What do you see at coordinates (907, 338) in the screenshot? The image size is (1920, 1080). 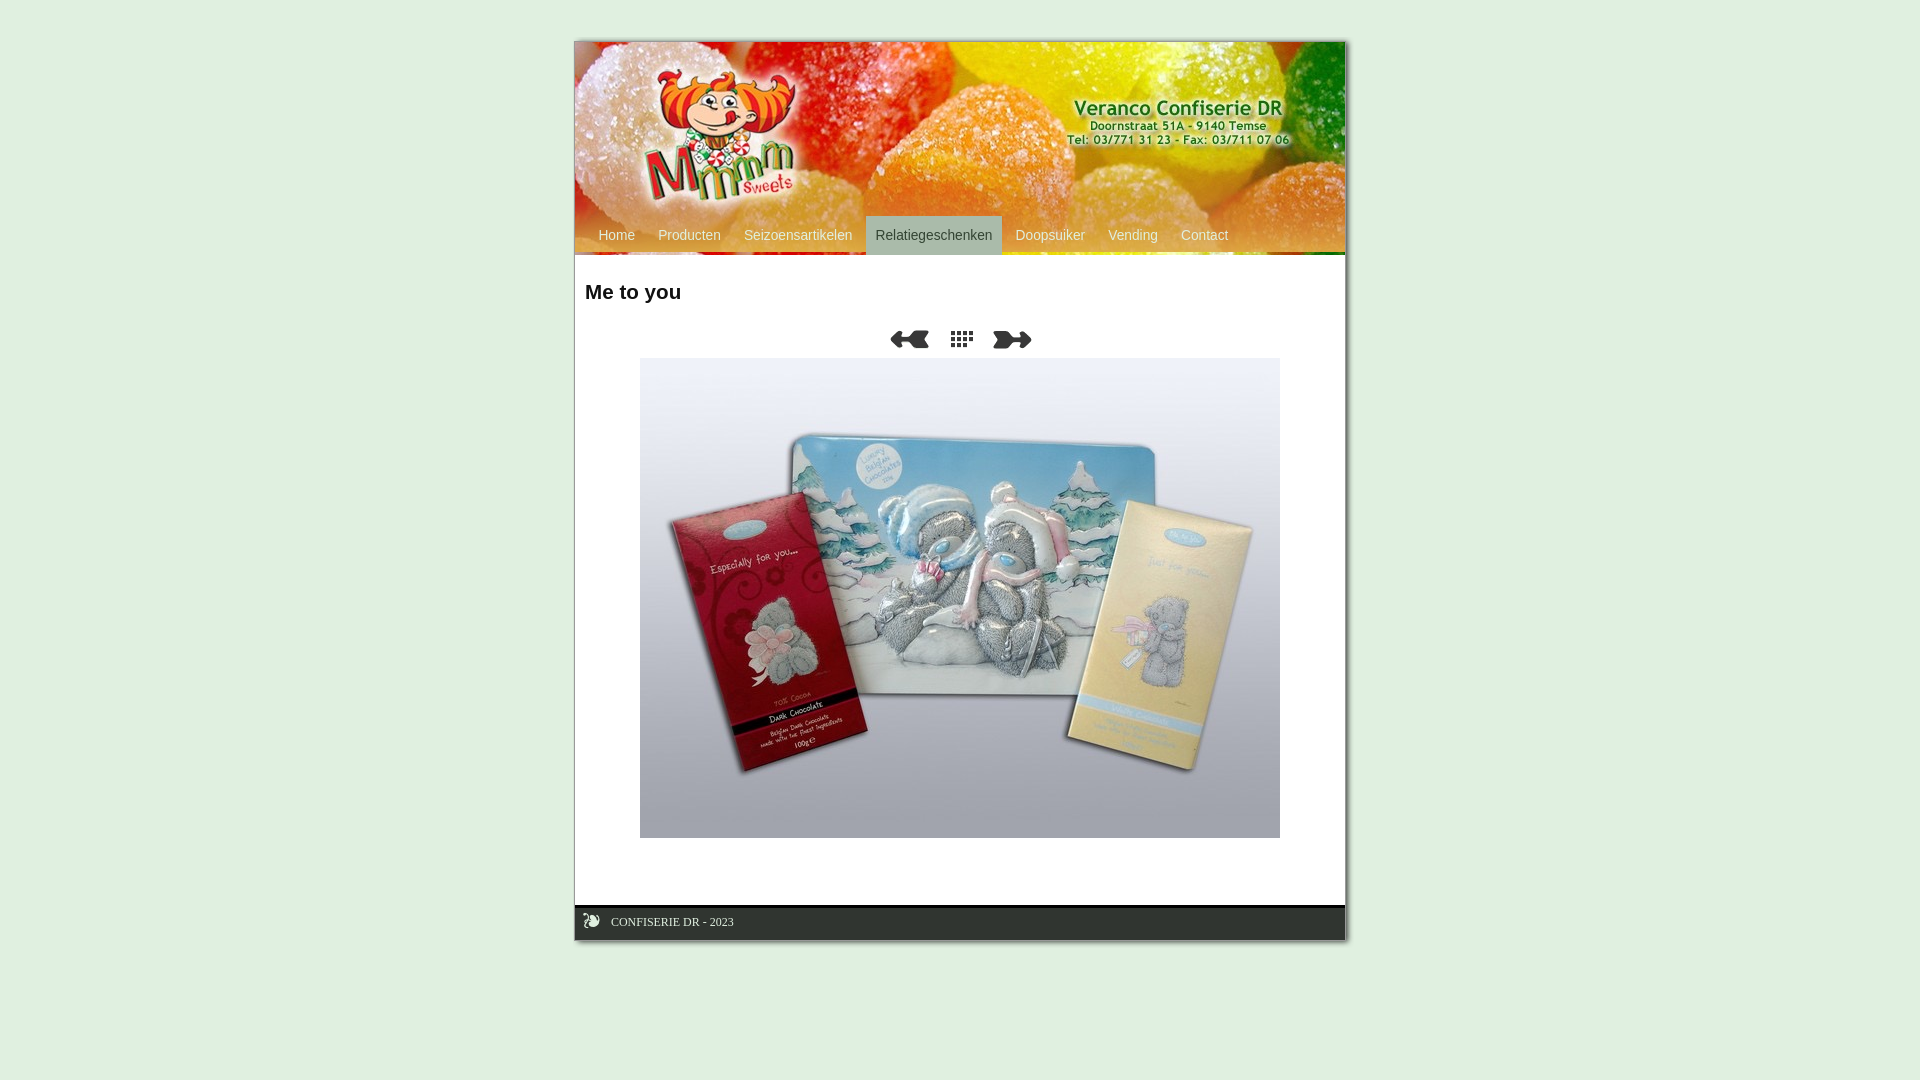 I see `'Previous'` at bounding box center [907, 338].